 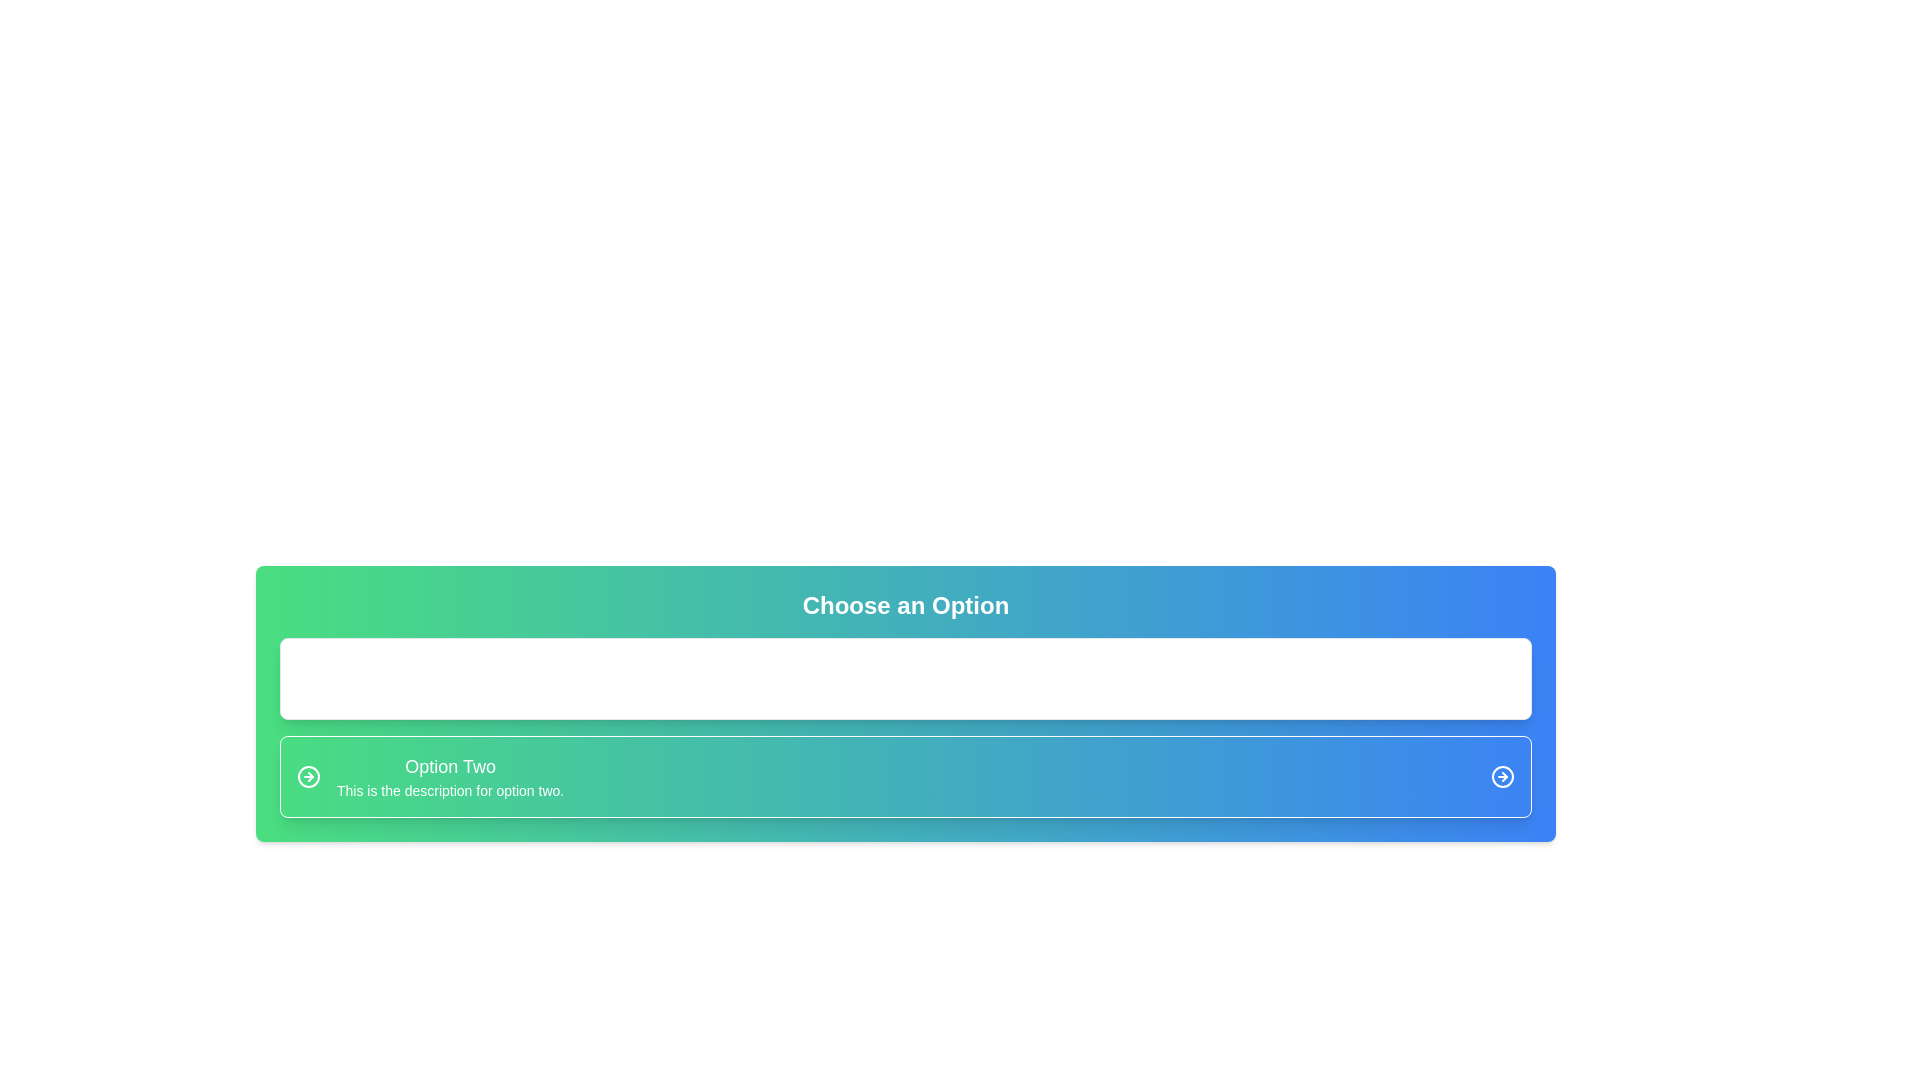 What do you see at coordinates (449, 789) in the screenshot?
I see `text content of the label that displays 'This is the description for option two.' which is located within a green-tinted background in the second card of the options list` at bounding box center [449, 789].